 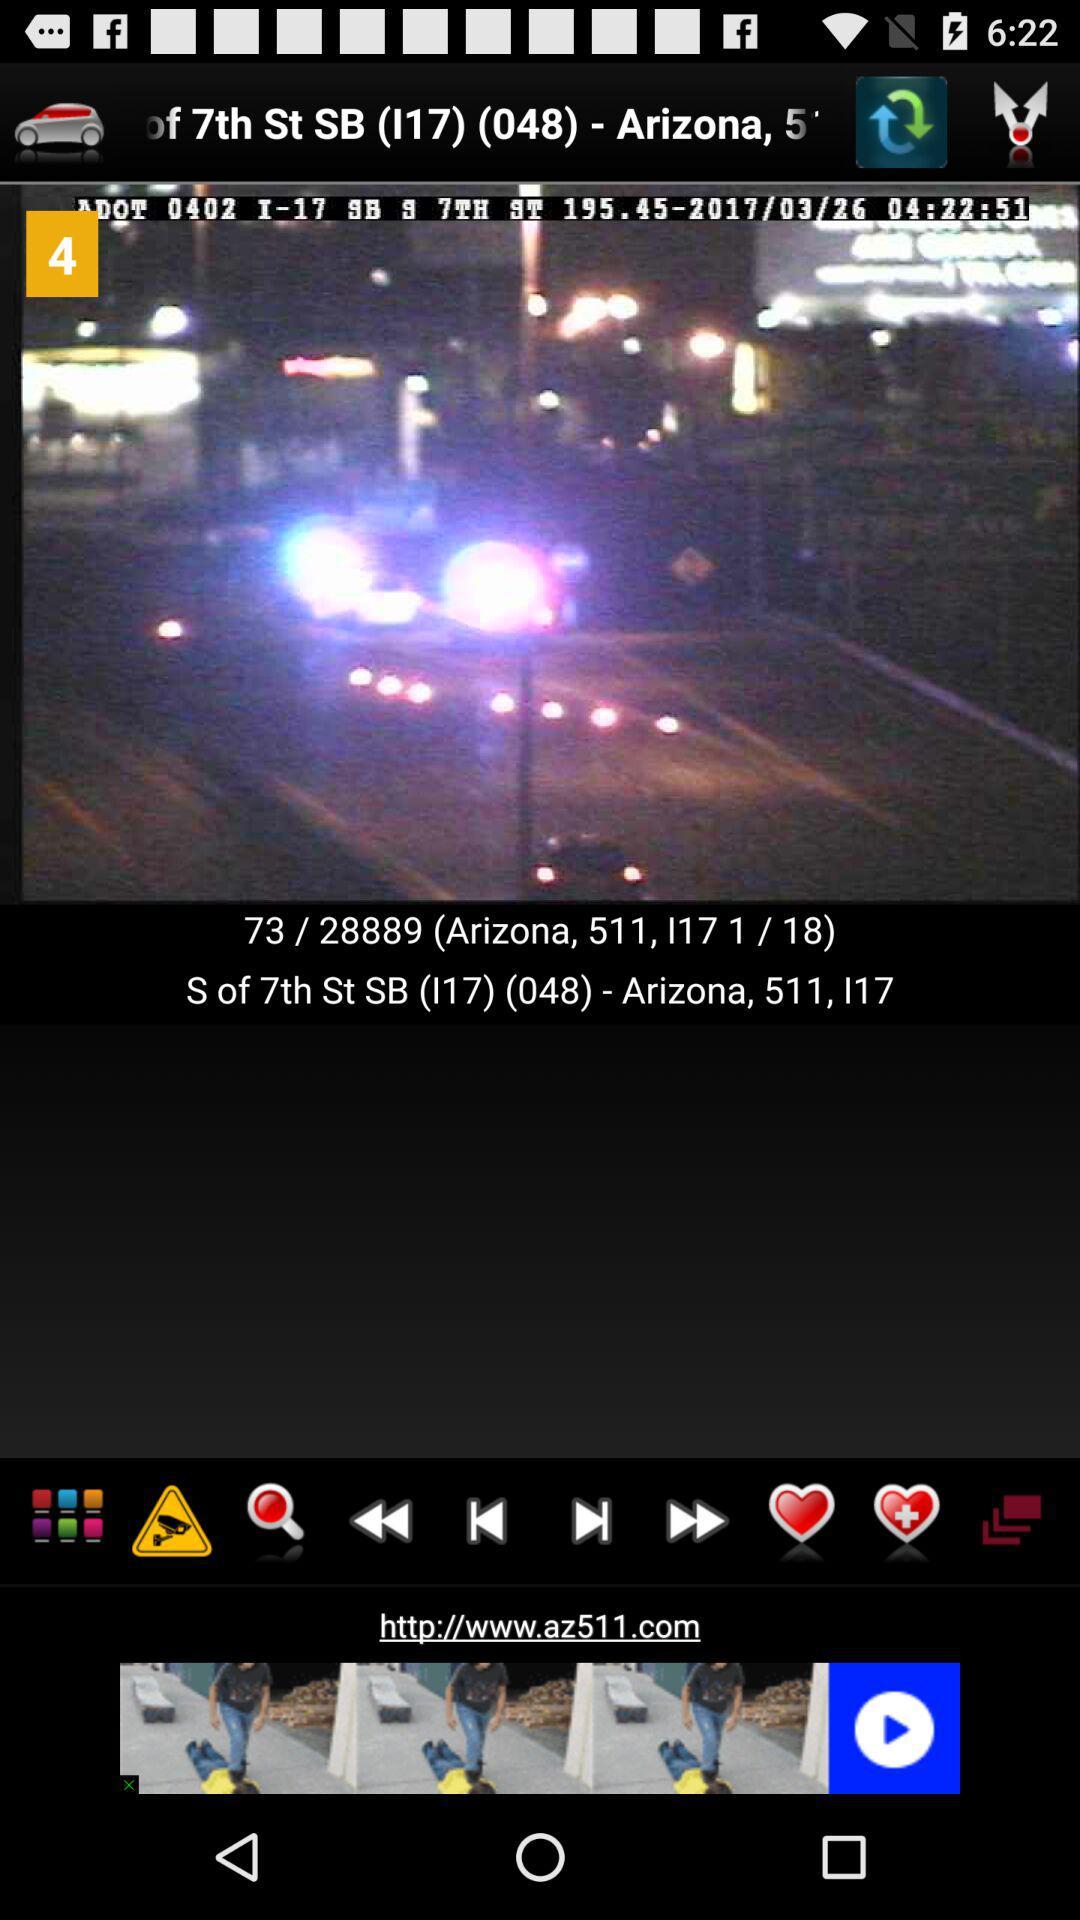 I want to click on the search icon, so click(x=276, y=1627).